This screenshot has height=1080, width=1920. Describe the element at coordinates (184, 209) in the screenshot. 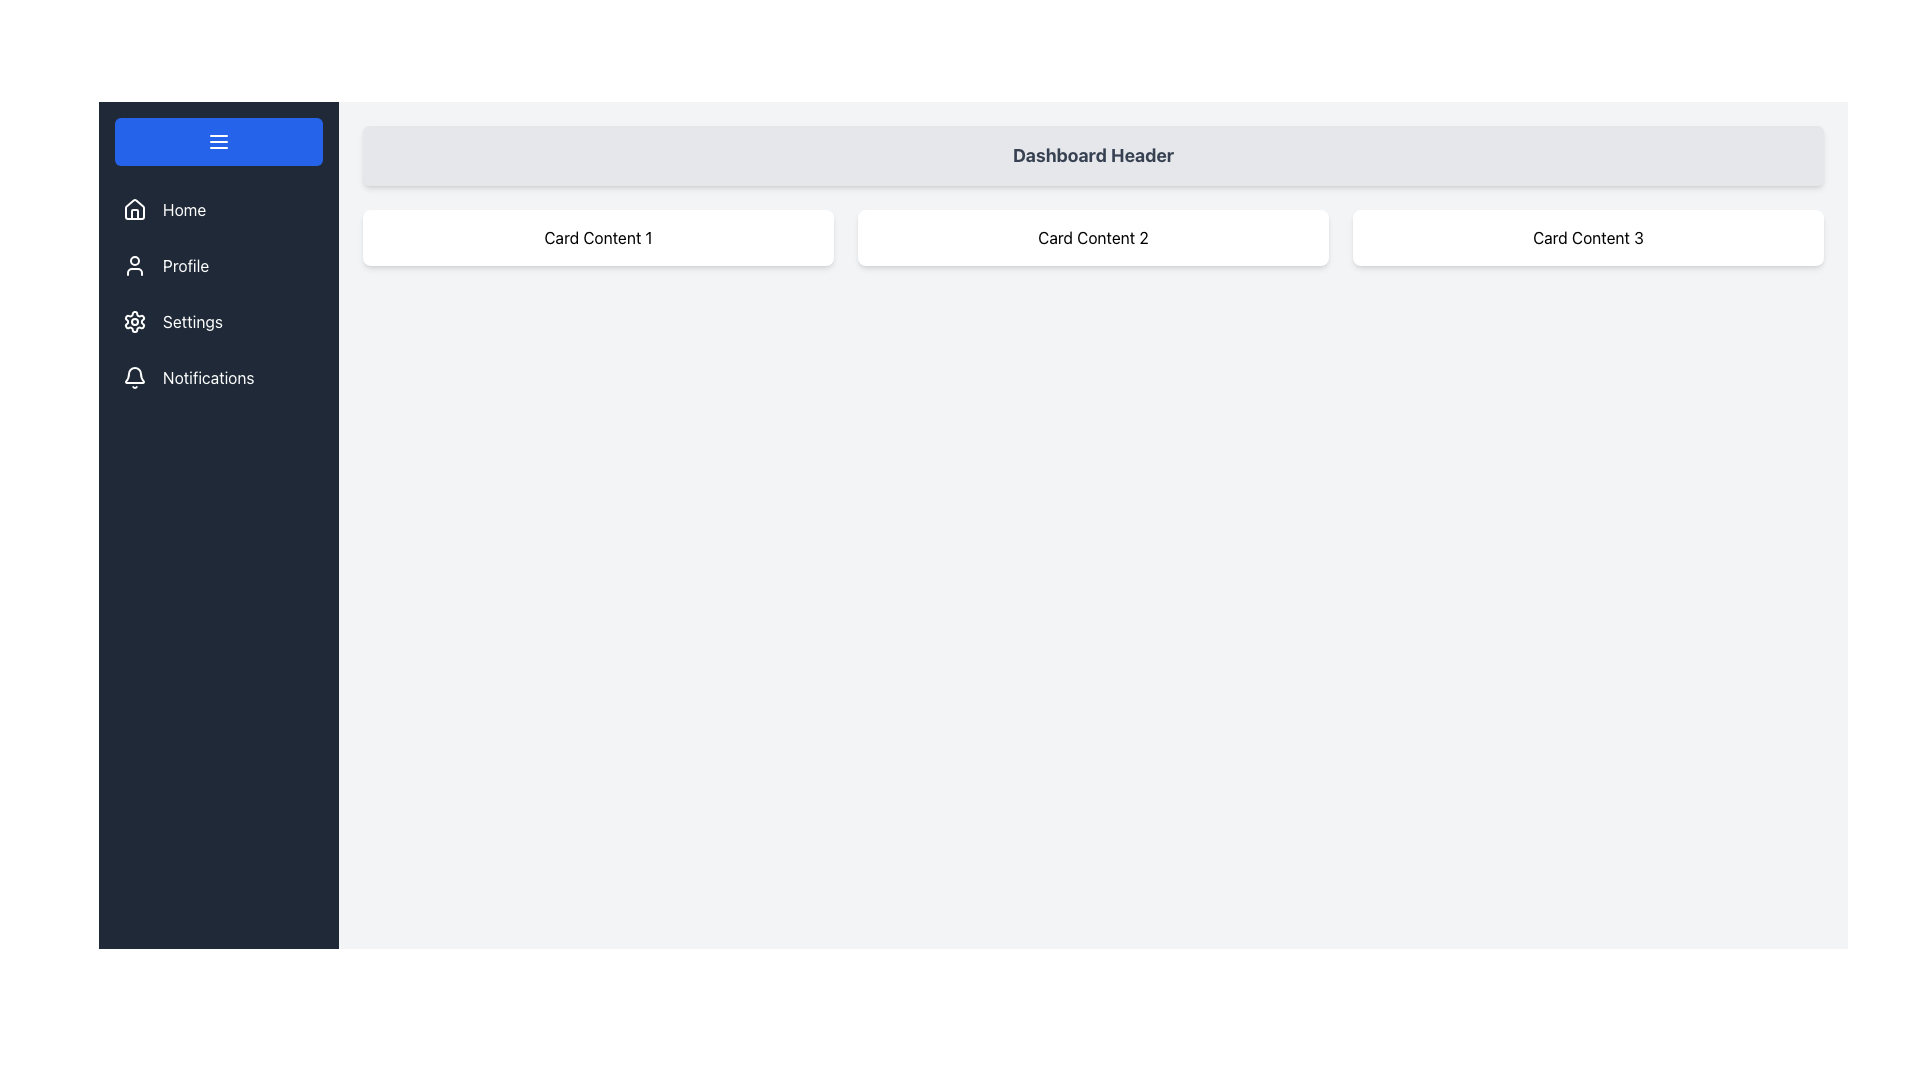

I see `the 'Home' text label in the vertical navigation menu, which indicates the button's purpose for navigating to the homepage` at that location.